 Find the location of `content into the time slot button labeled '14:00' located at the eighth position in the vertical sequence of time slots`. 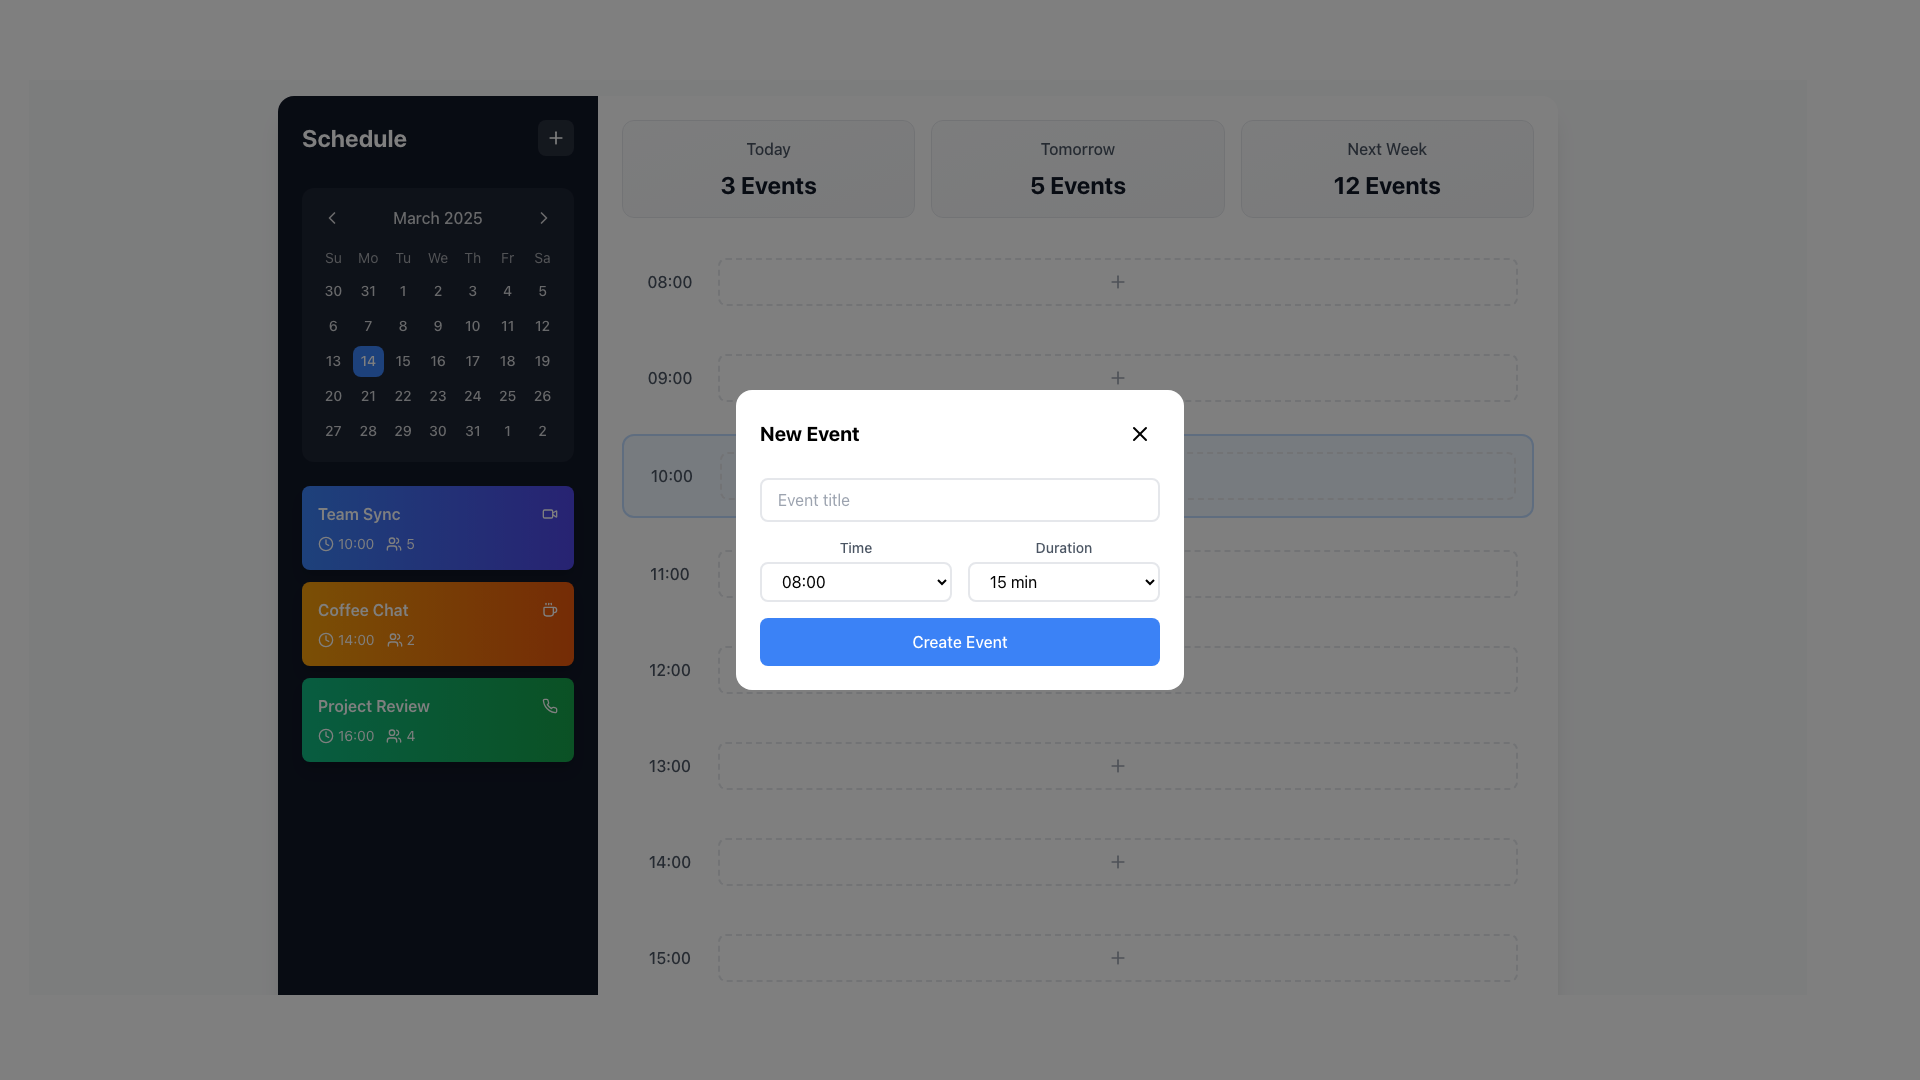

content into the time slot button labeled '14:00' located at the eighth position in the vertical sequence of time slots is located at coordinates (1077, 860).